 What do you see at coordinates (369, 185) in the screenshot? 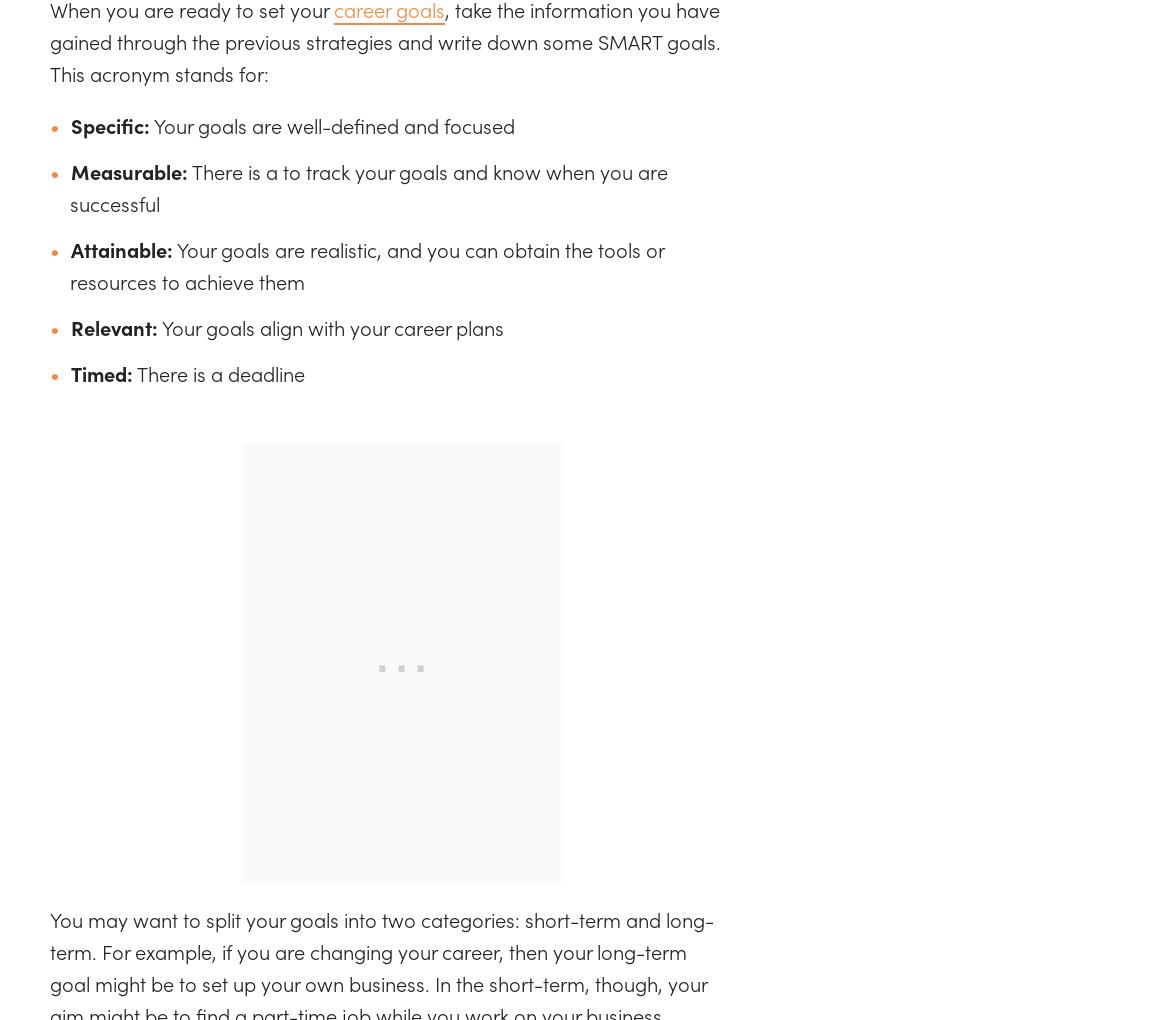
I see `'There is a to track your goals and know when you are successful'` at bounding box center [369, 185].